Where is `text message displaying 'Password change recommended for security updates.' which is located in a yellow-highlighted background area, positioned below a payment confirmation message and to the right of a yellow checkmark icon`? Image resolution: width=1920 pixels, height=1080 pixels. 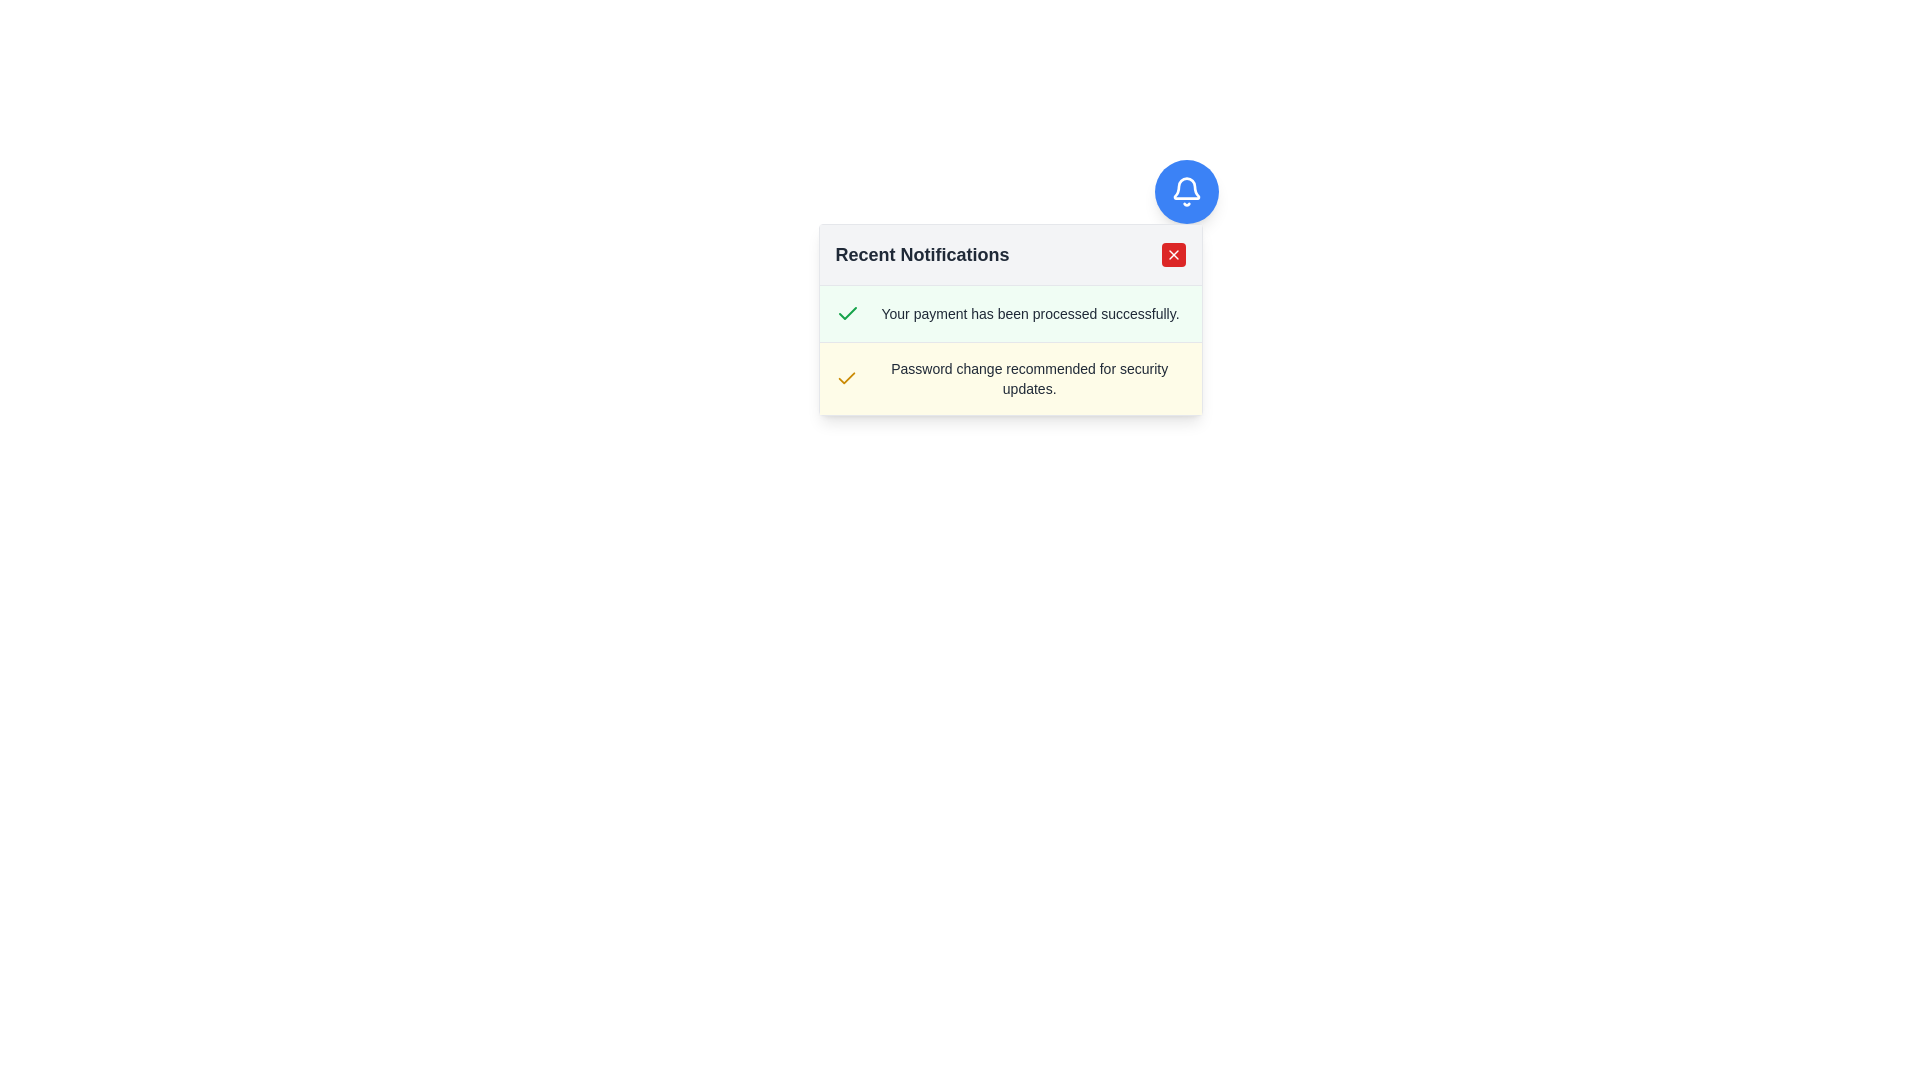 text message displaying 'Password change recommended for security updates.' which is located in a yellow-highlighted background area, positioned below a payment confirmation message and to the right of a yellow checkmark icon is located at coordinates (1029, 378).